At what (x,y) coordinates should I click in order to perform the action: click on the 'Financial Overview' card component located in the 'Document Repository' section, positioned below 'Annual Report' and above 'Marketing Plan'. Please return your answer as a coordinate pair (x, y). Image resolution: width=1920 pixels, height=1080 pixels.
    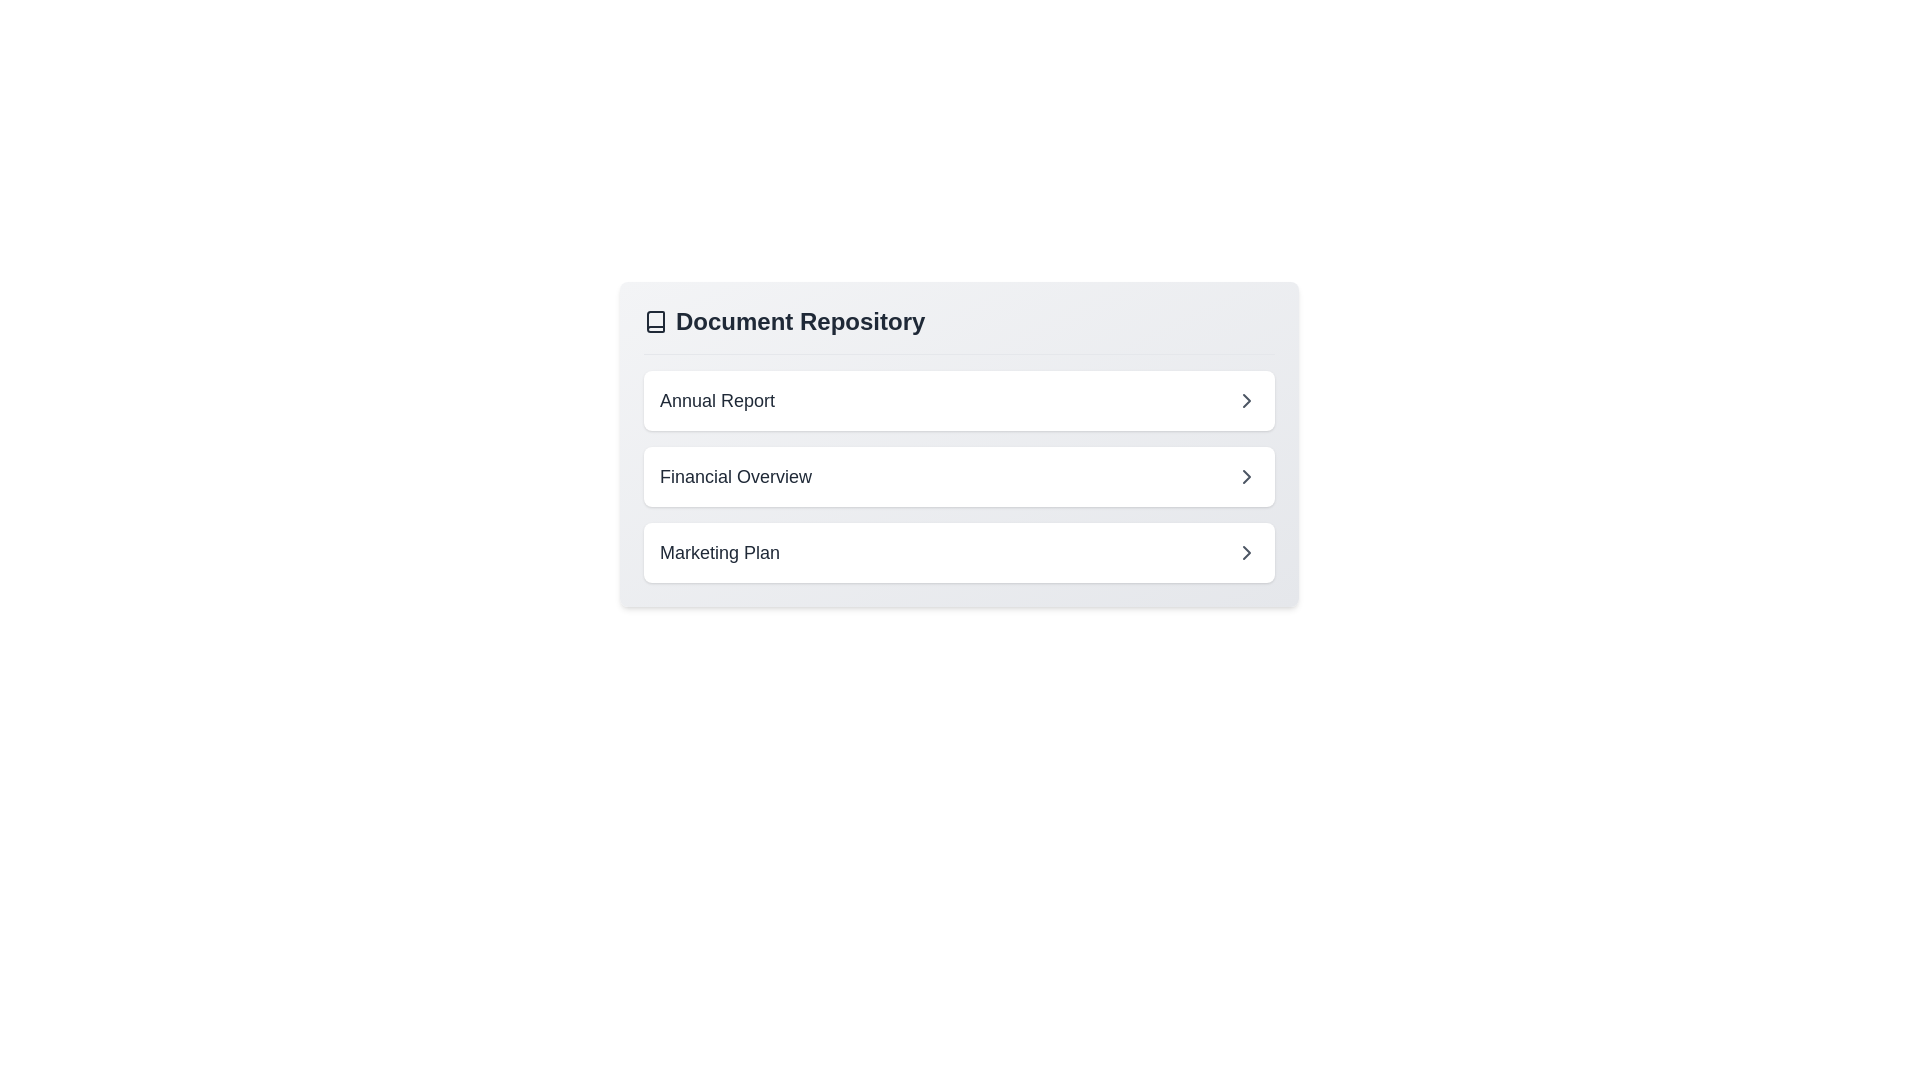
    Looking at the image, I should click on (958, 477).